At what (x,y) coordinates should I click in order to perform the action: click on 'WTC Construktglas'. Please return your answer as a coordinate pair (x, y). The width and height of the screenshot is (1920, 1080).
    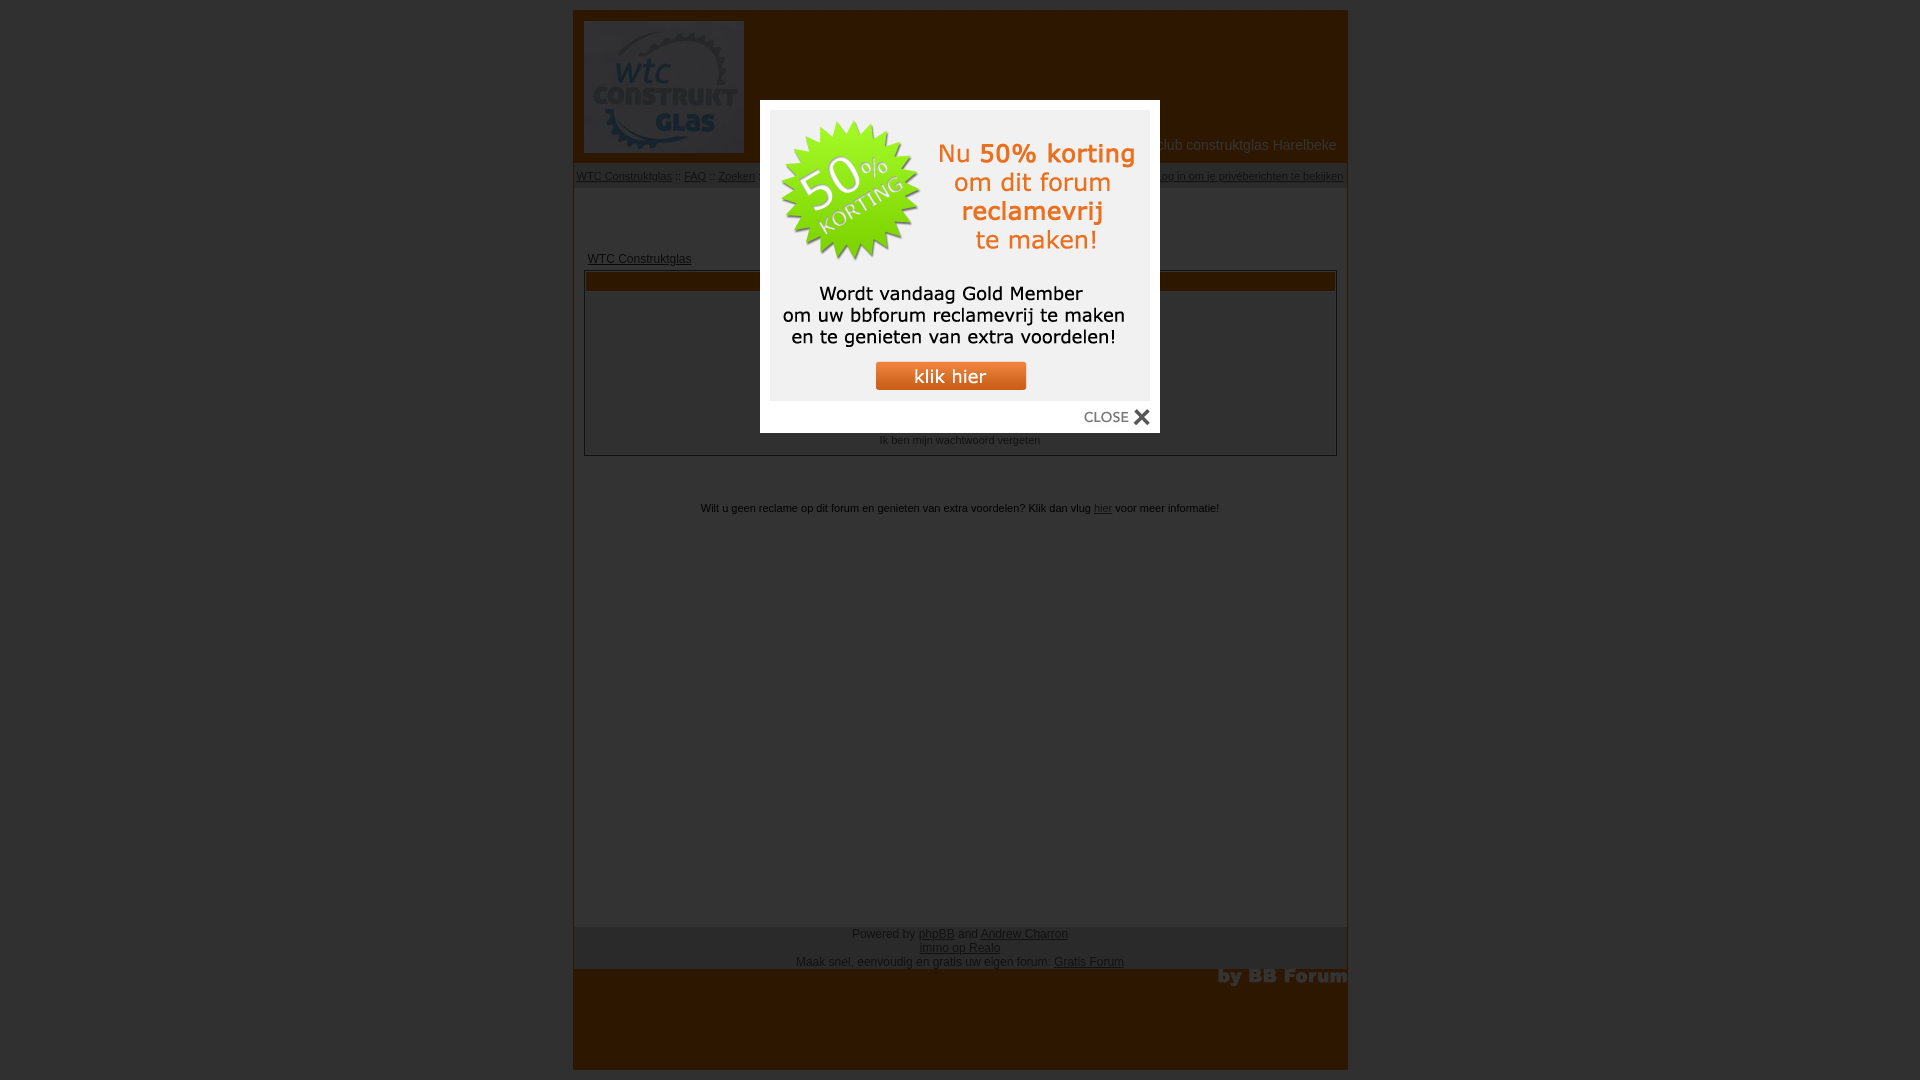
    Looking at the image, I should click on (638, 257).